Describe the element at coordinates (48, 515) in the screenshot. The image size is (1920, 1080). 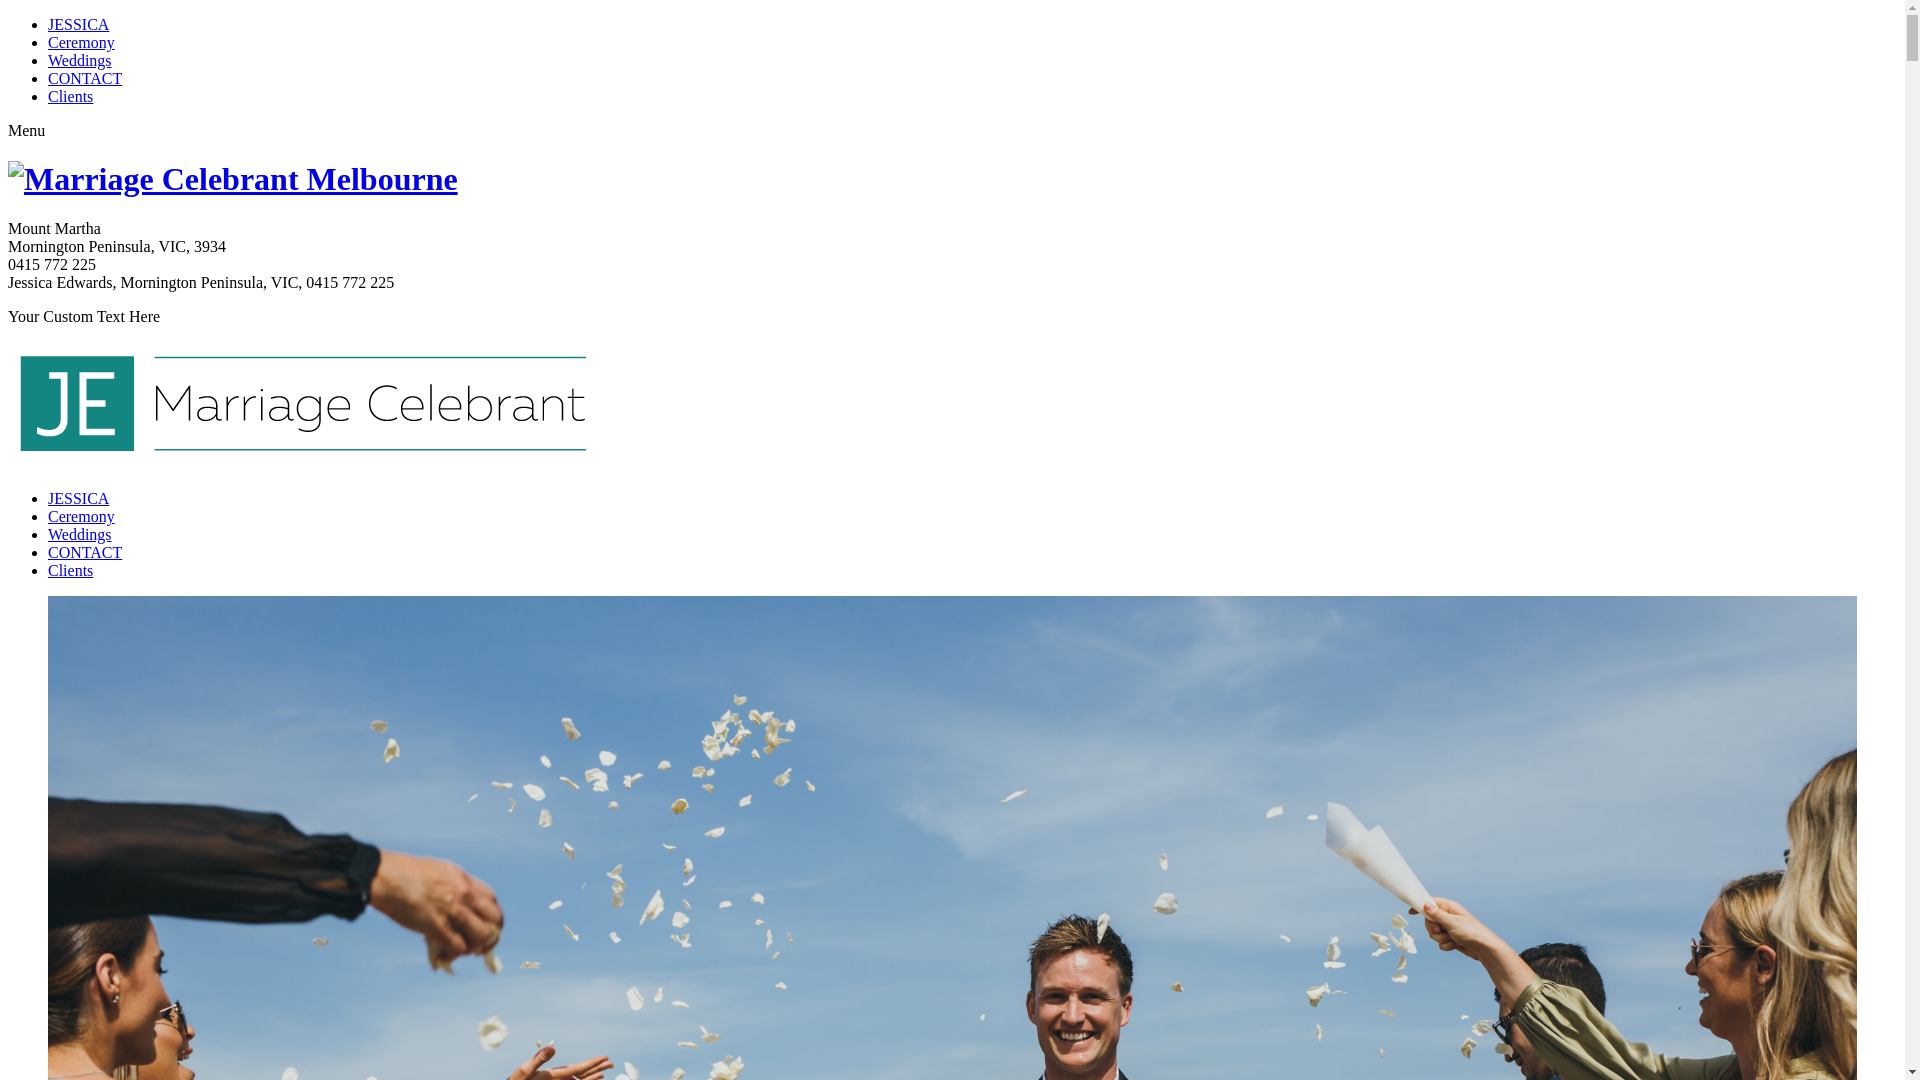
I see `'Ceremony'` at that location.